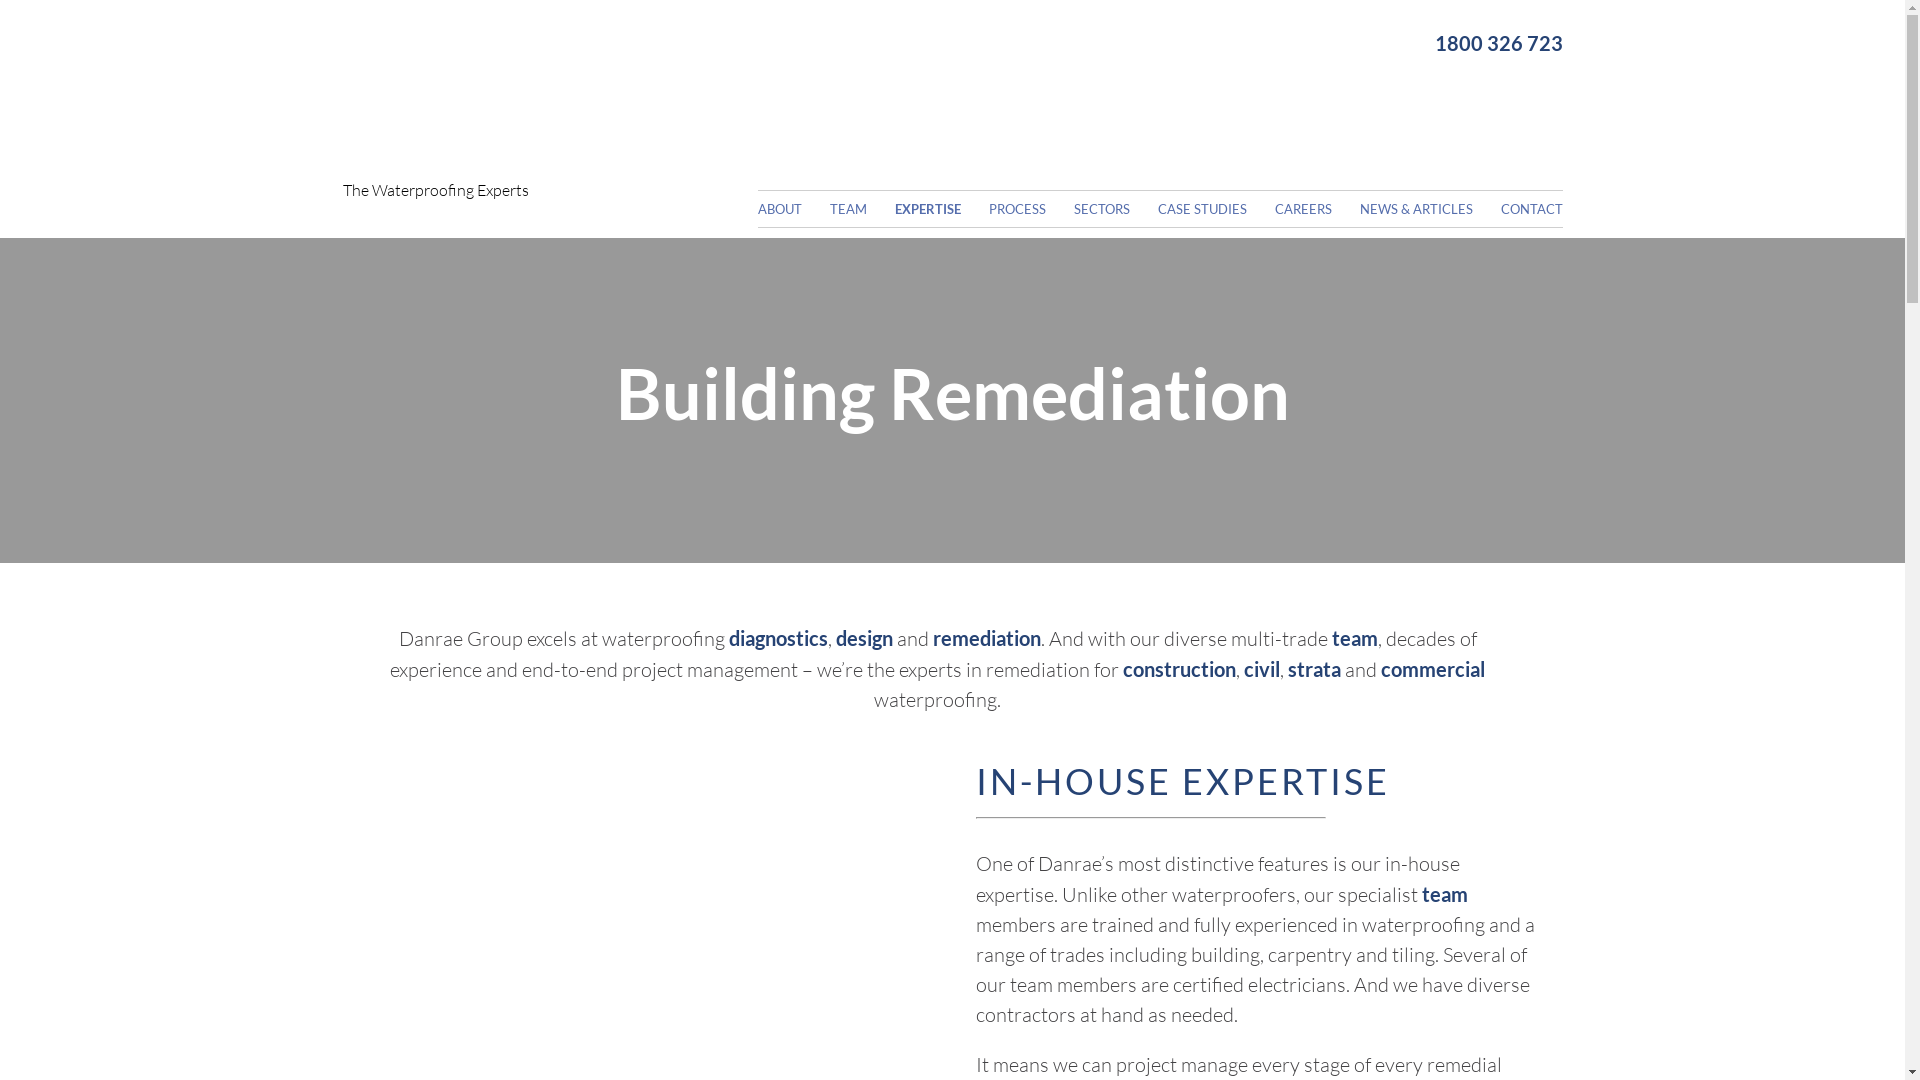  I want to click on 'team', so click(1444, 893).